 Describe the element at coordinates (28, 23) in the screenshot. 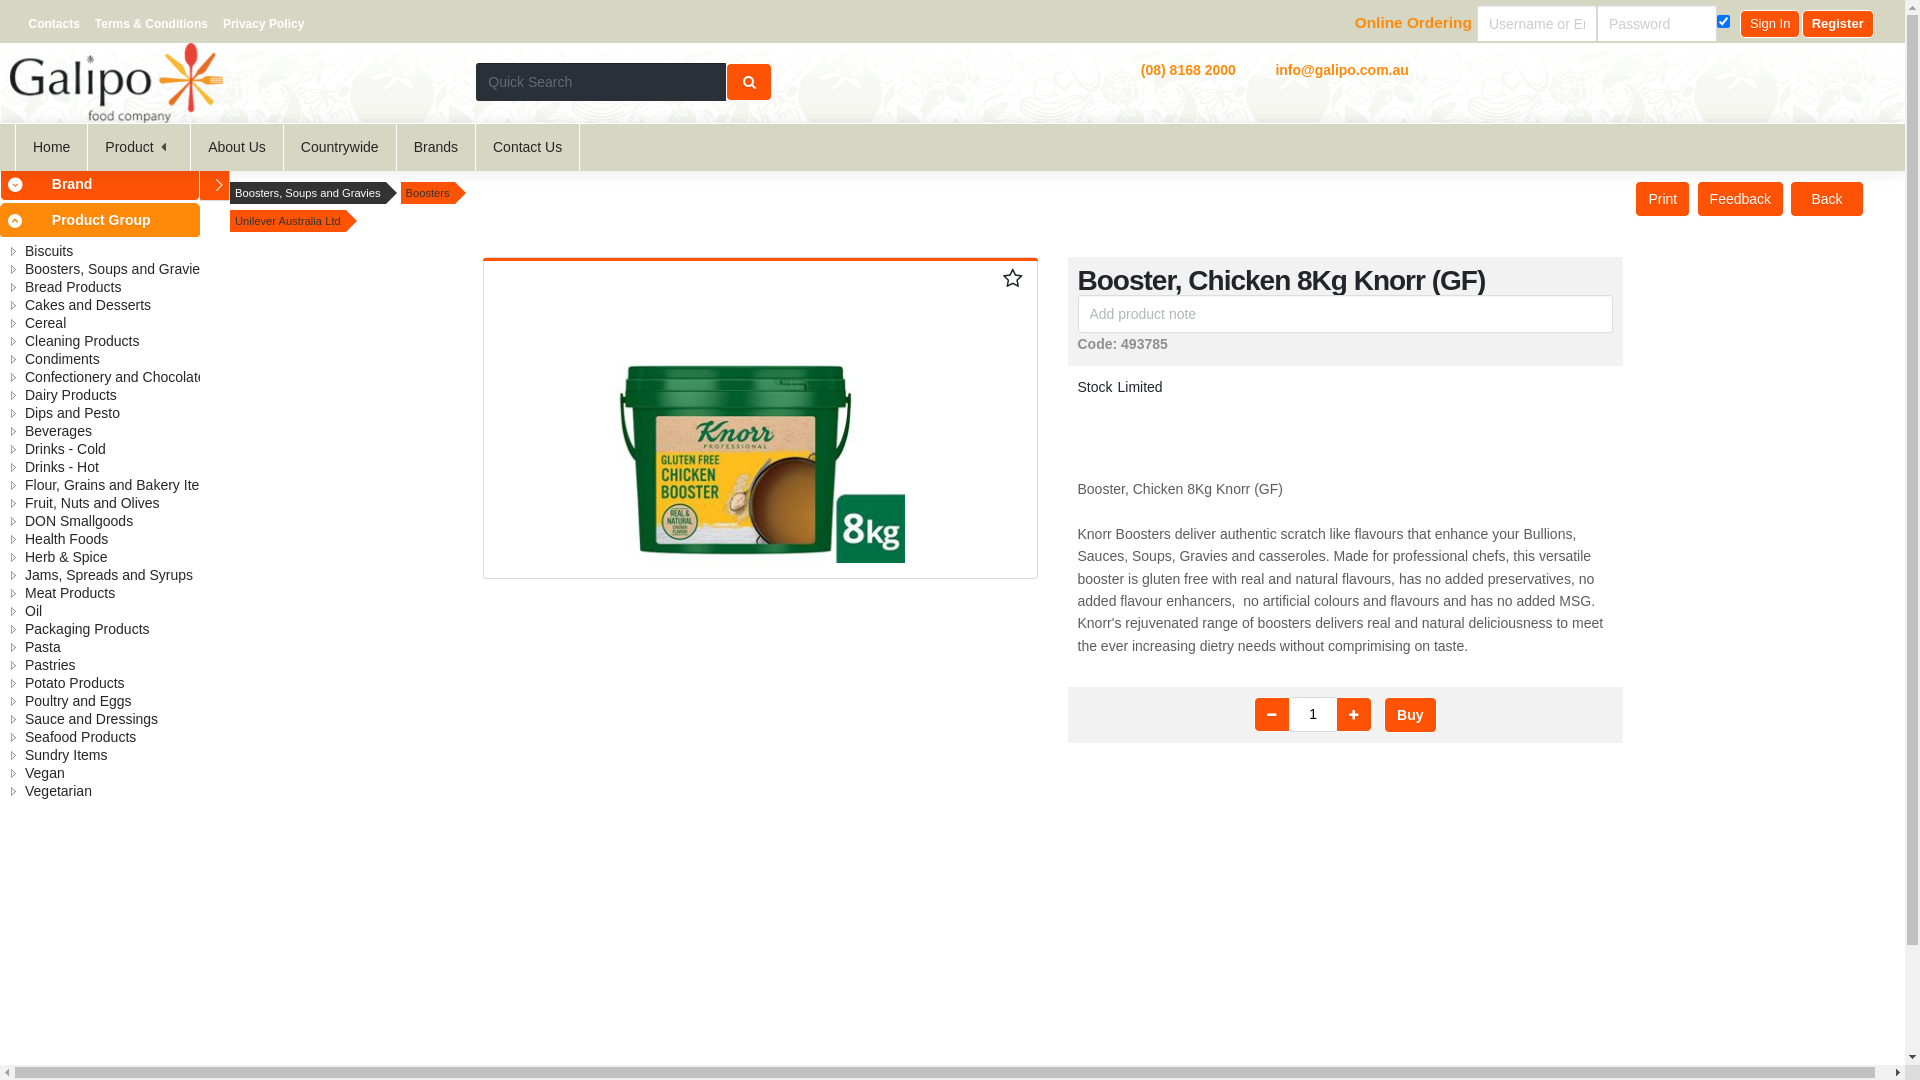

I see `'Contacts'` at that location.